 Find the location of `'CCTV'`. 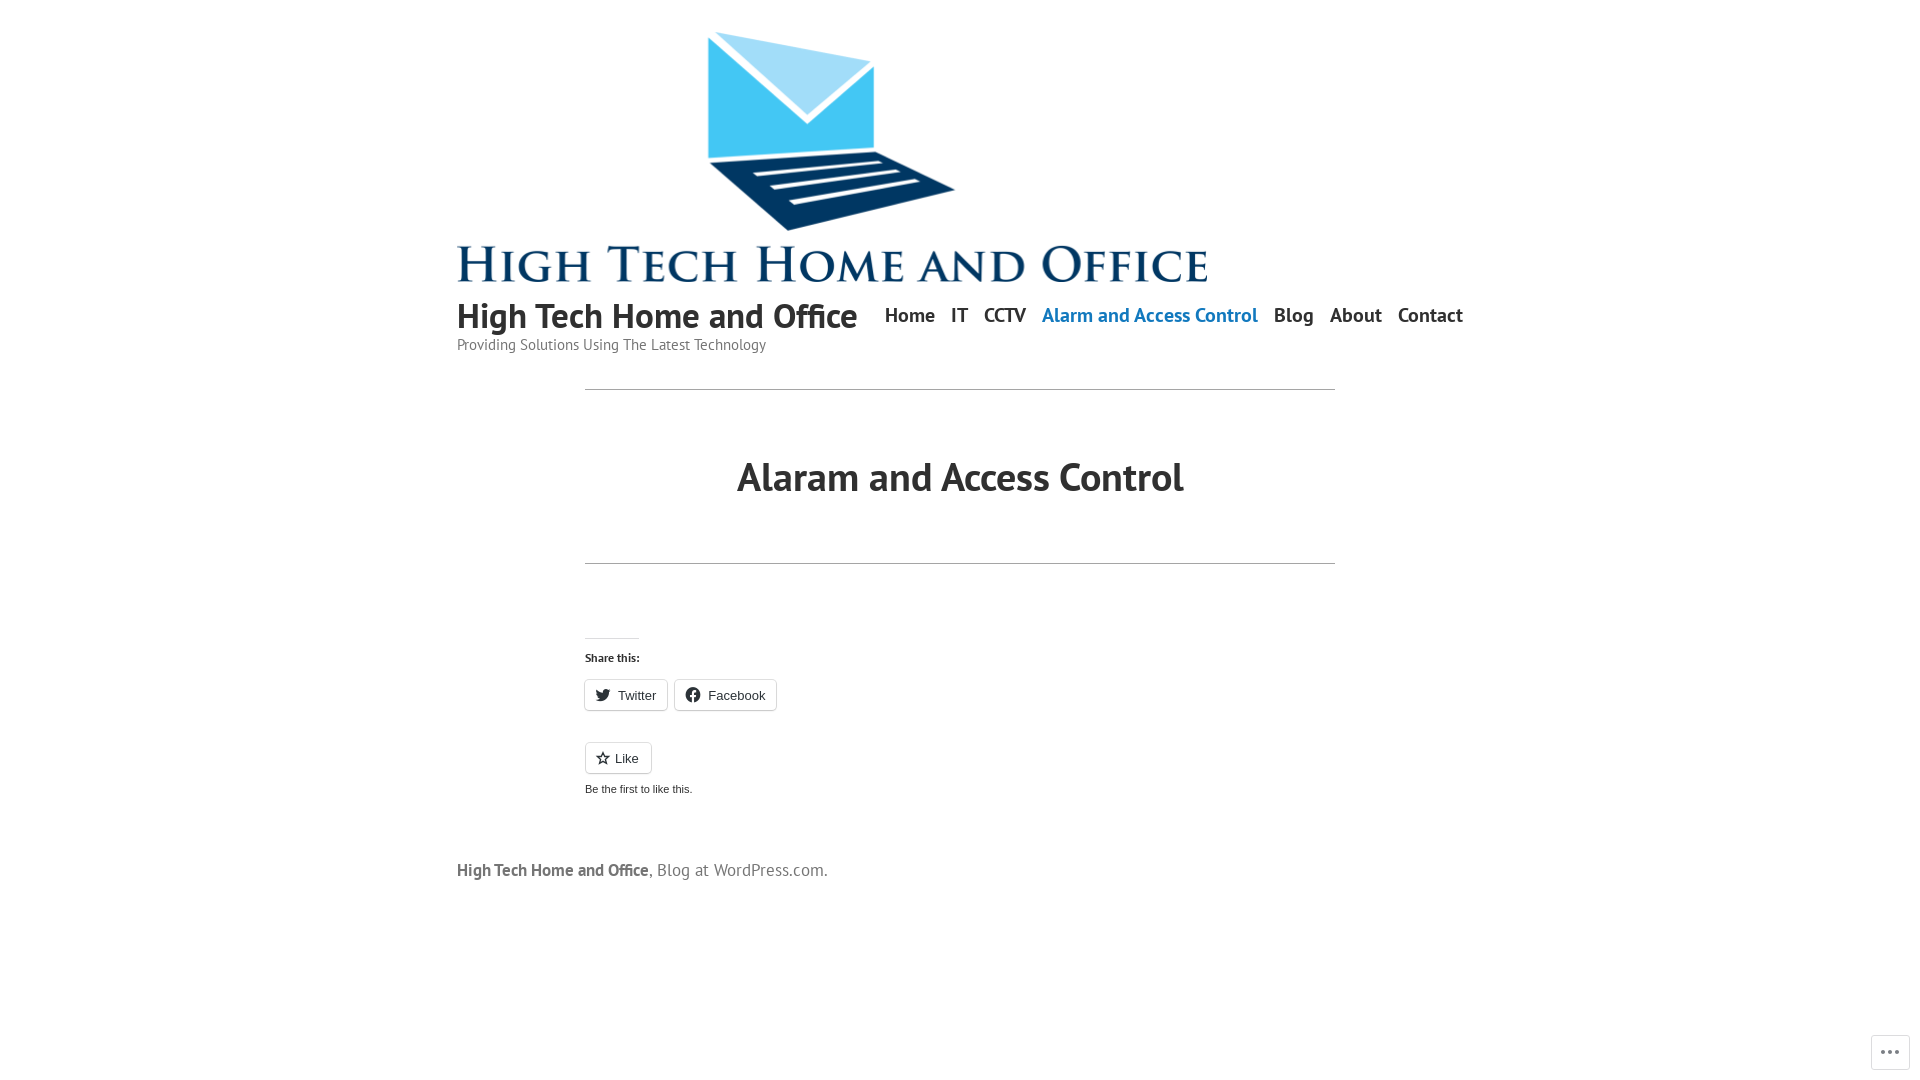

'CCTV' is located at coordinates (1004, 315).